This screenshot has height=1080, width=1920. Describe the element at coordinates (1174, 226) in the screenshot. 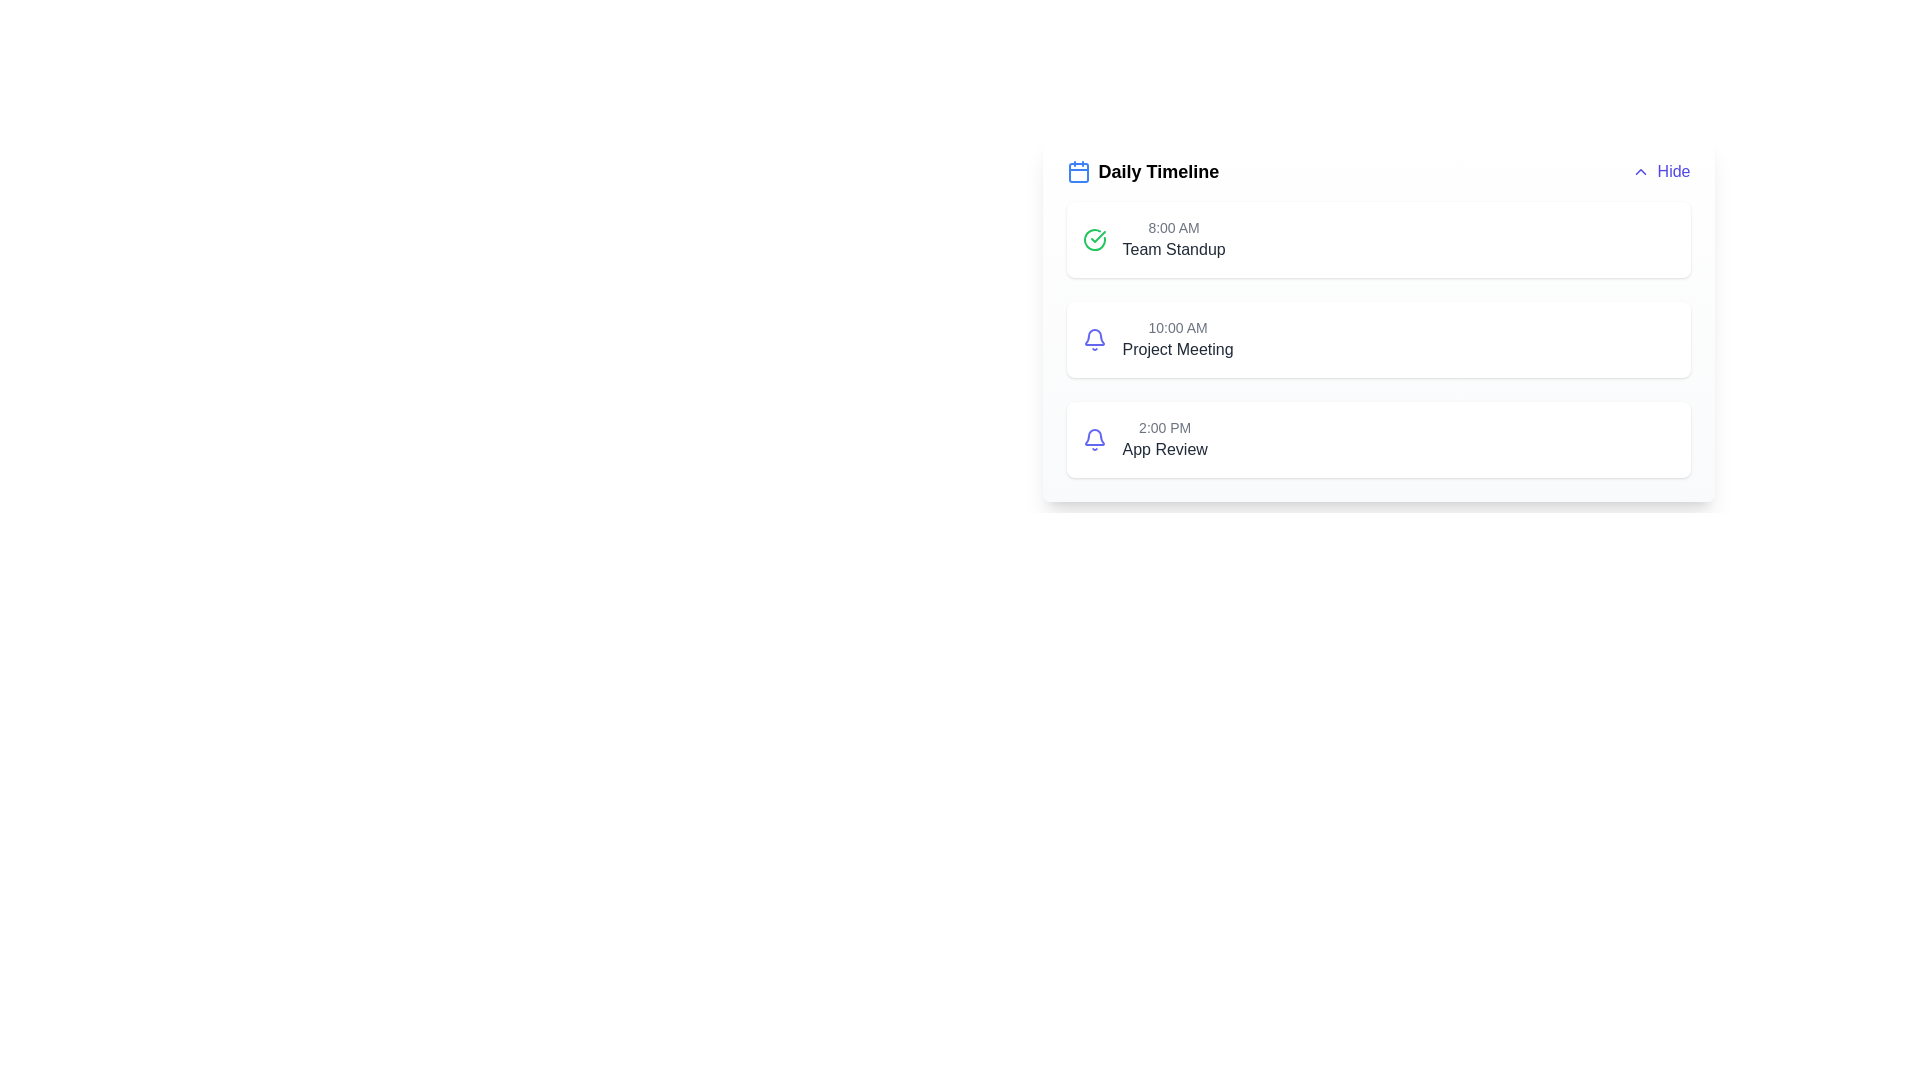

I see `the static text label displaying '8:00 AM', which is located in the top left section of the card-like component for the daily event schedule, above the 'Team Standup' label` at that location.